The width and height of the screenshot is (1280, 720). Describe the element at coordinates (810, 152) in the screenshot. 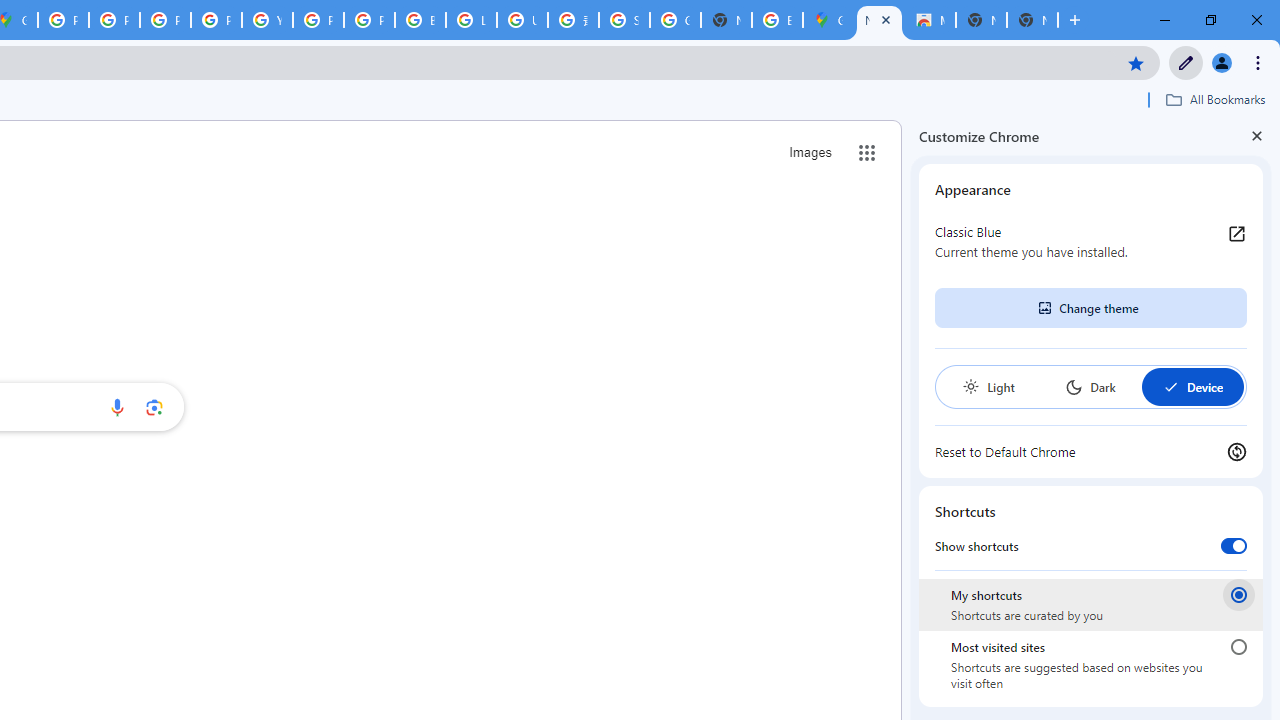

I see `'Search for Images '` at that location.